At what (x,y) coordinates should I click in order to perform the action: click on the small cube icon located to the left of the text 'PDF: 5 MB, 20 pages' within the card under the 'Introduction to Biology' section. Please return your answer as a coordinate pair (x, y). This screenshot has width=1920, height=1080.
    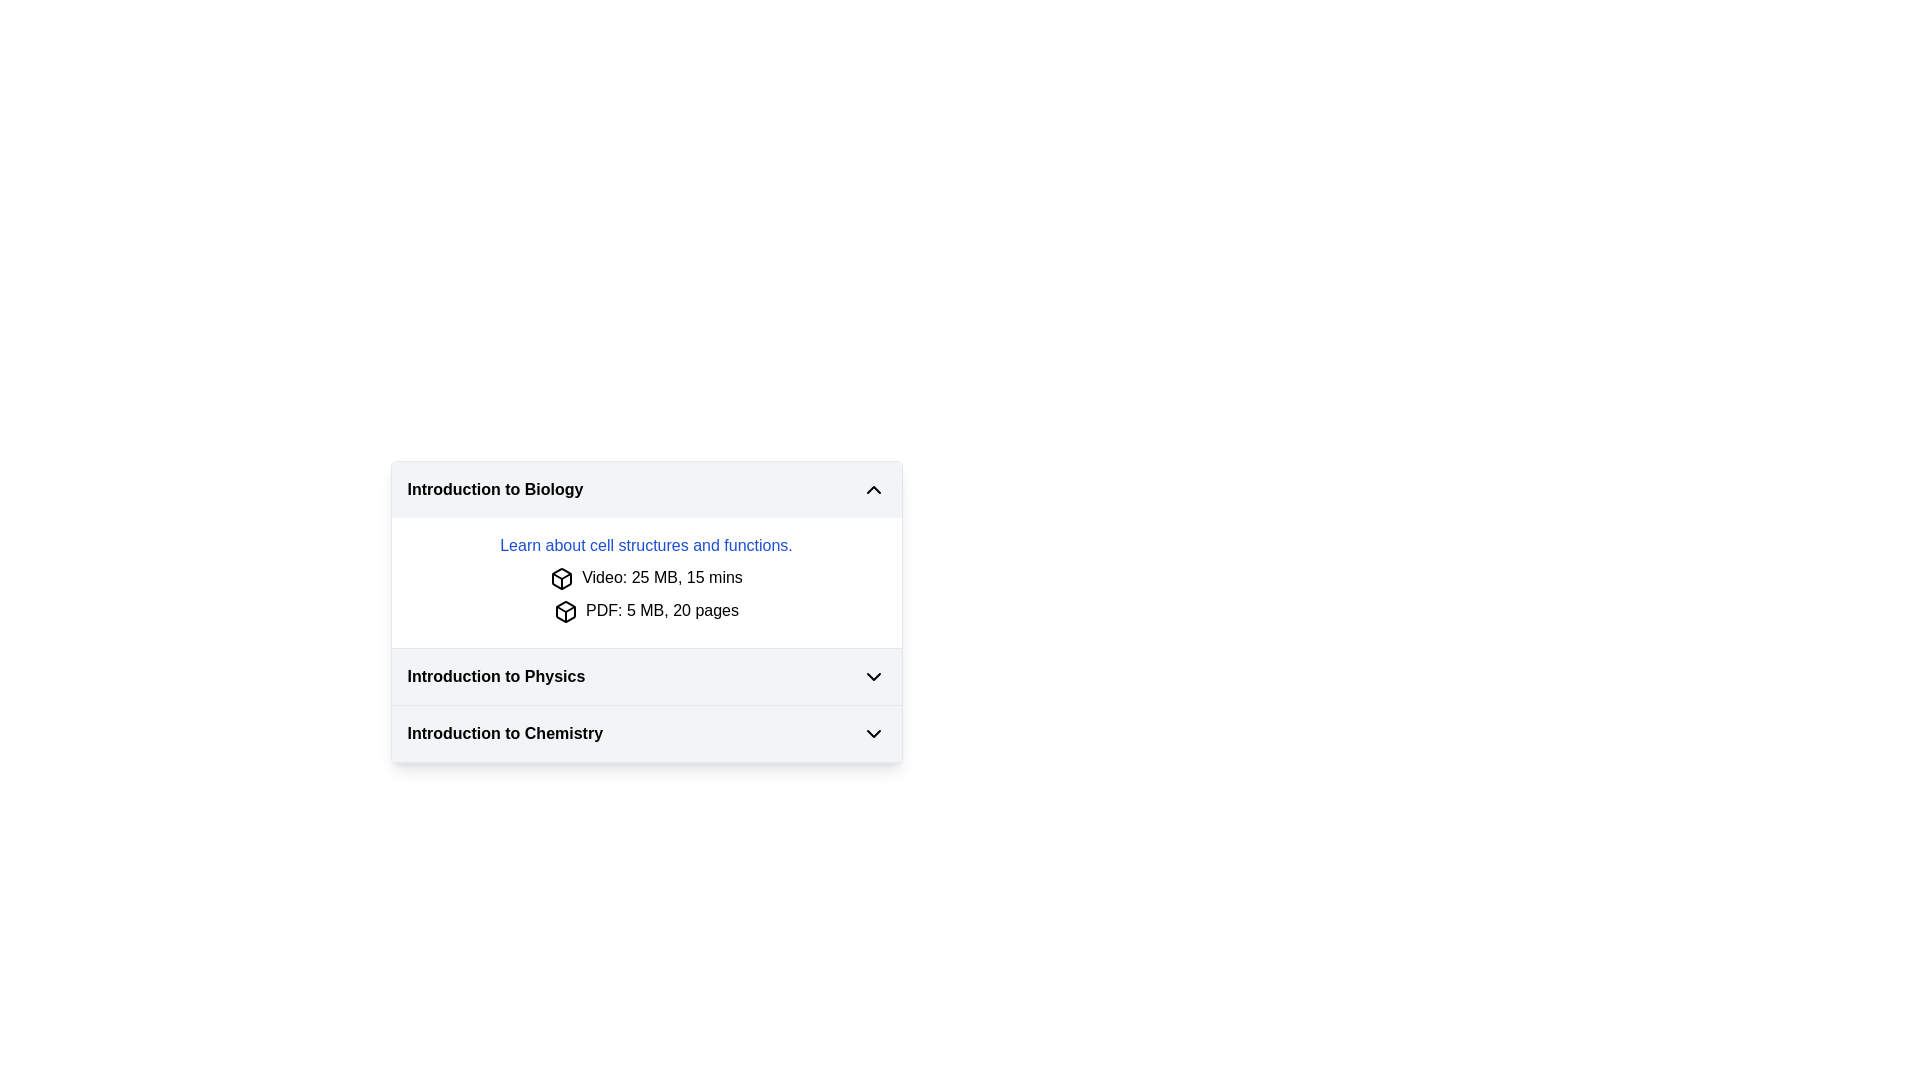
    Looking at the image, I should click on (565, 610).